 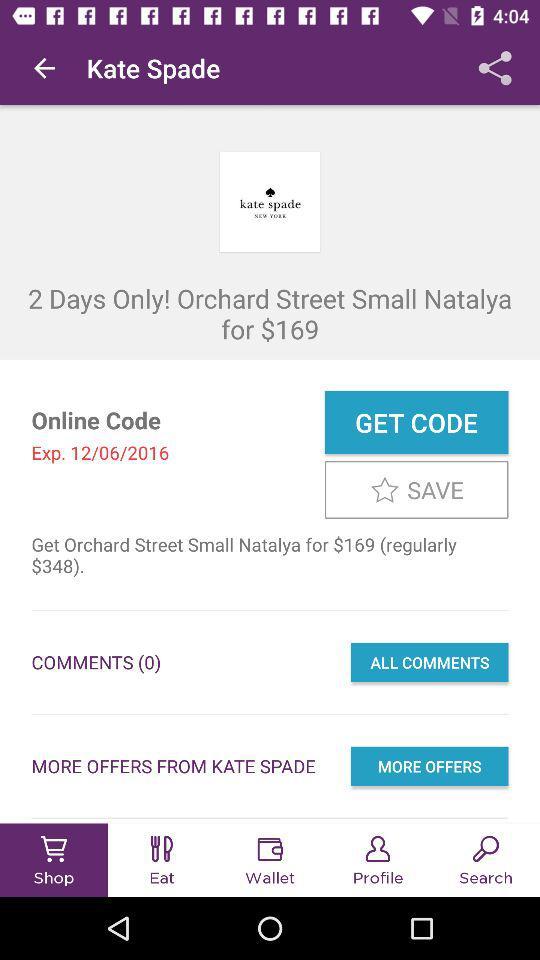 I want to click on all comments, so click(x=429, y=662).